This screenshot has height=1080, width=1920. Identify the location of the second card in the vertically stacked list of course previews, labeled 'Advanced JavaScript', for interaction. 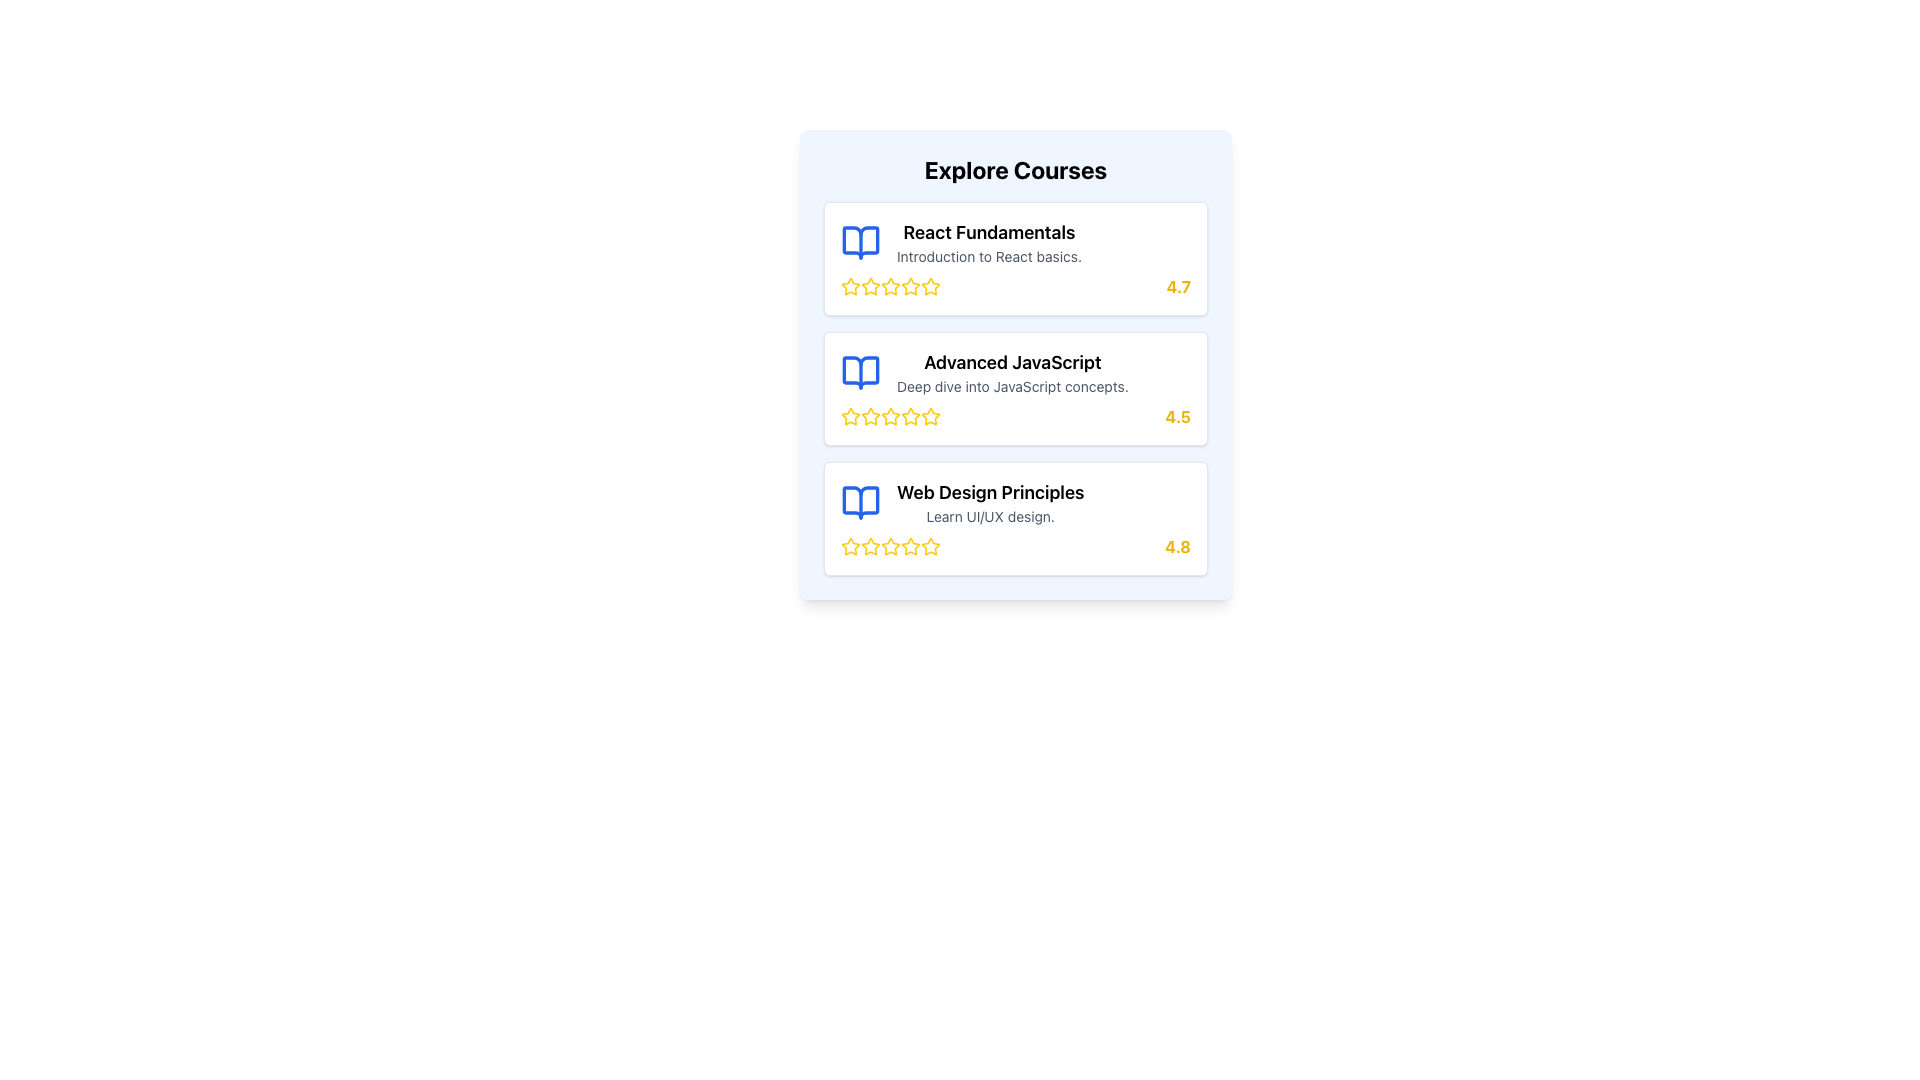
(1016, 389).